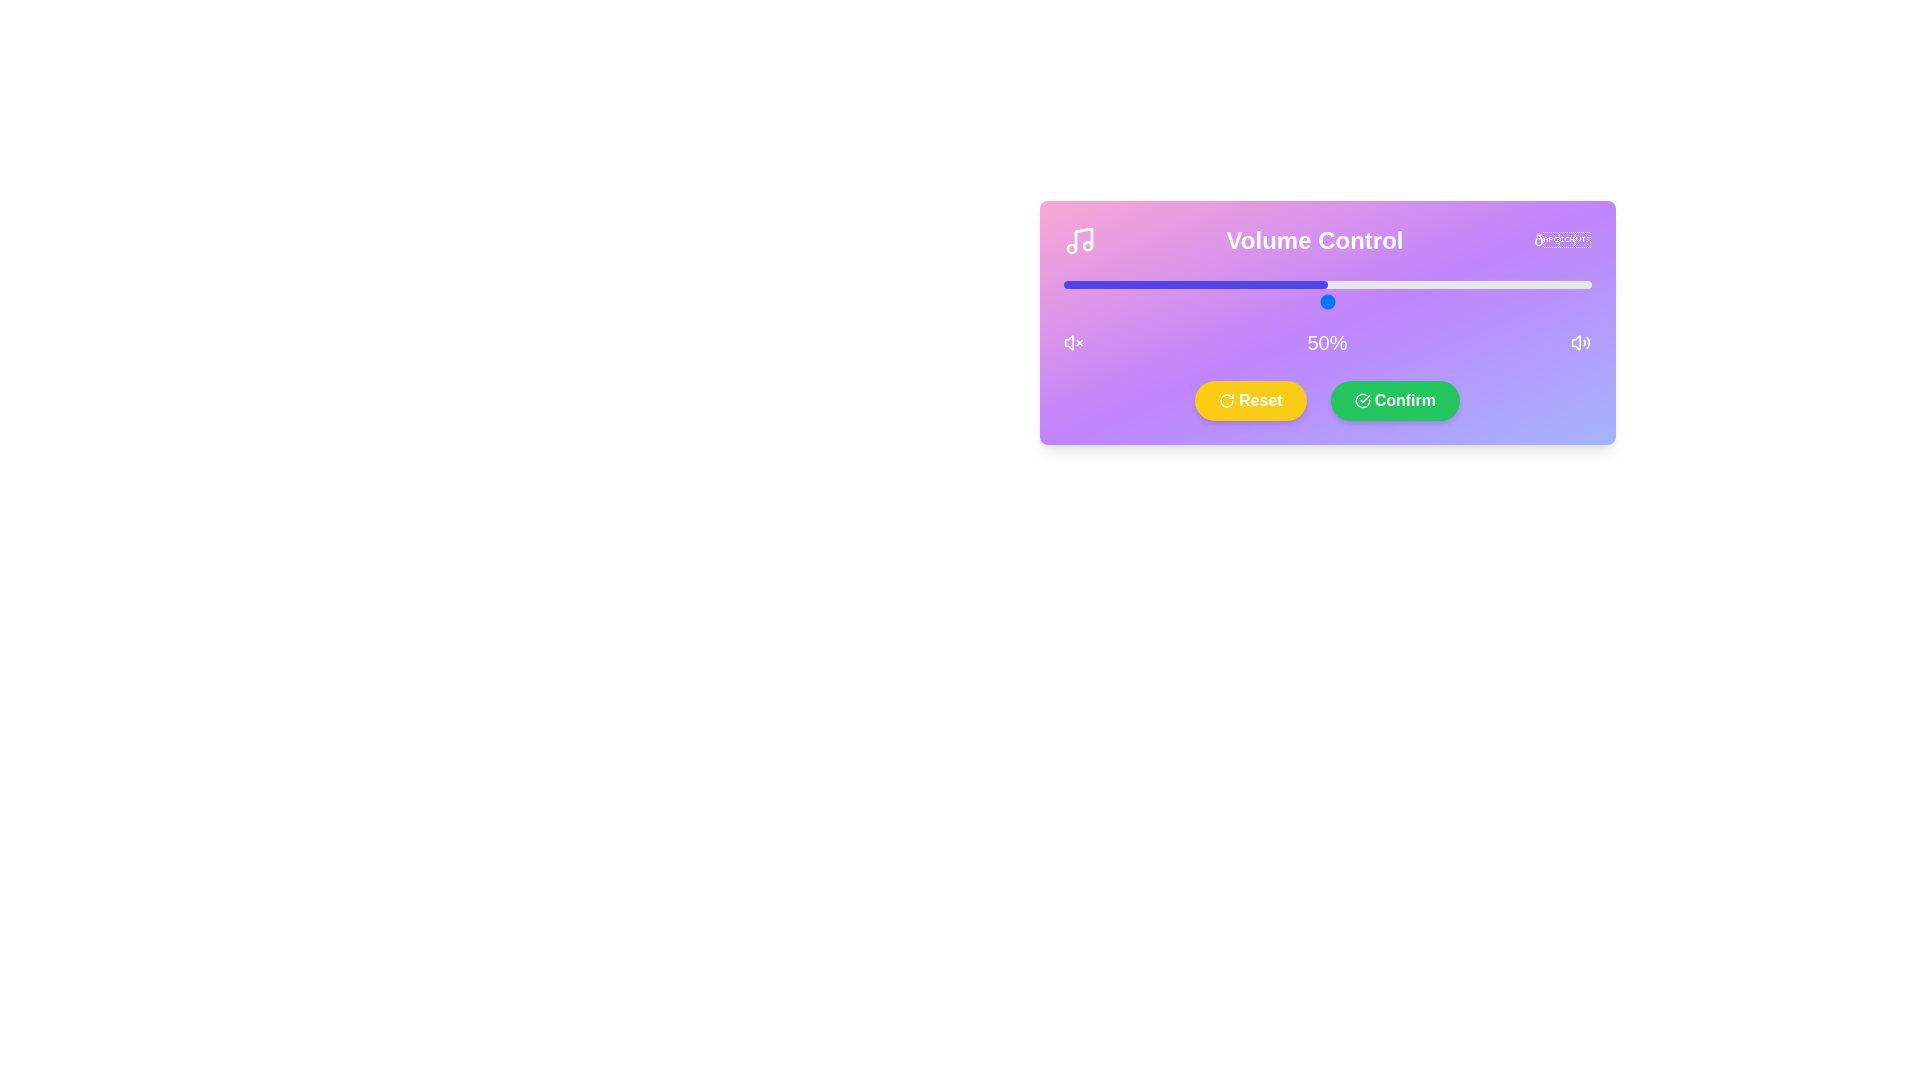  I want to click on the speaker icon with an 'X' indicating muted volume, located to the left of the '50%' volume percentage text, for status indication, so click(1072, 342).